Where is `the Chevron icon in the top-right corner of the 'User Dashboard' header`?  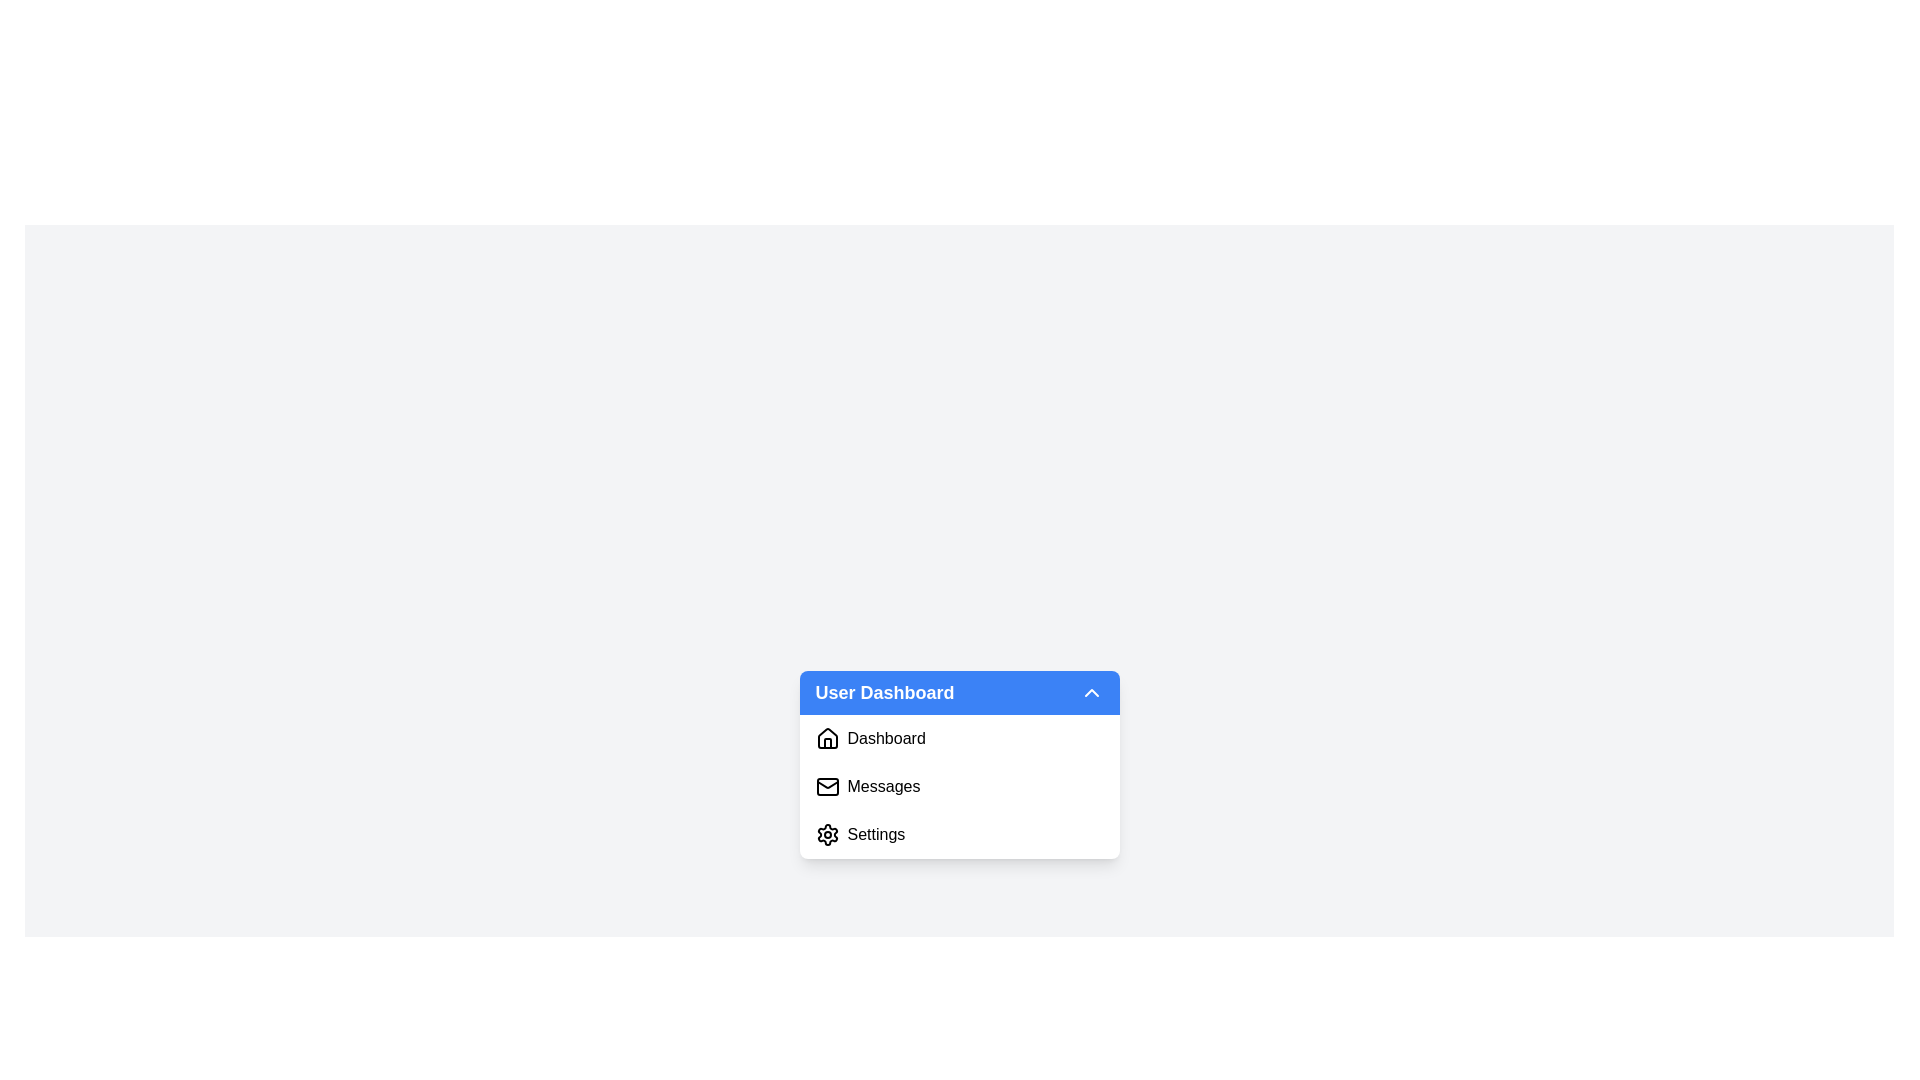
the Chevron icon in the top-right corner of the 'User Dashboard' header is located at coordinates (1090, 692).